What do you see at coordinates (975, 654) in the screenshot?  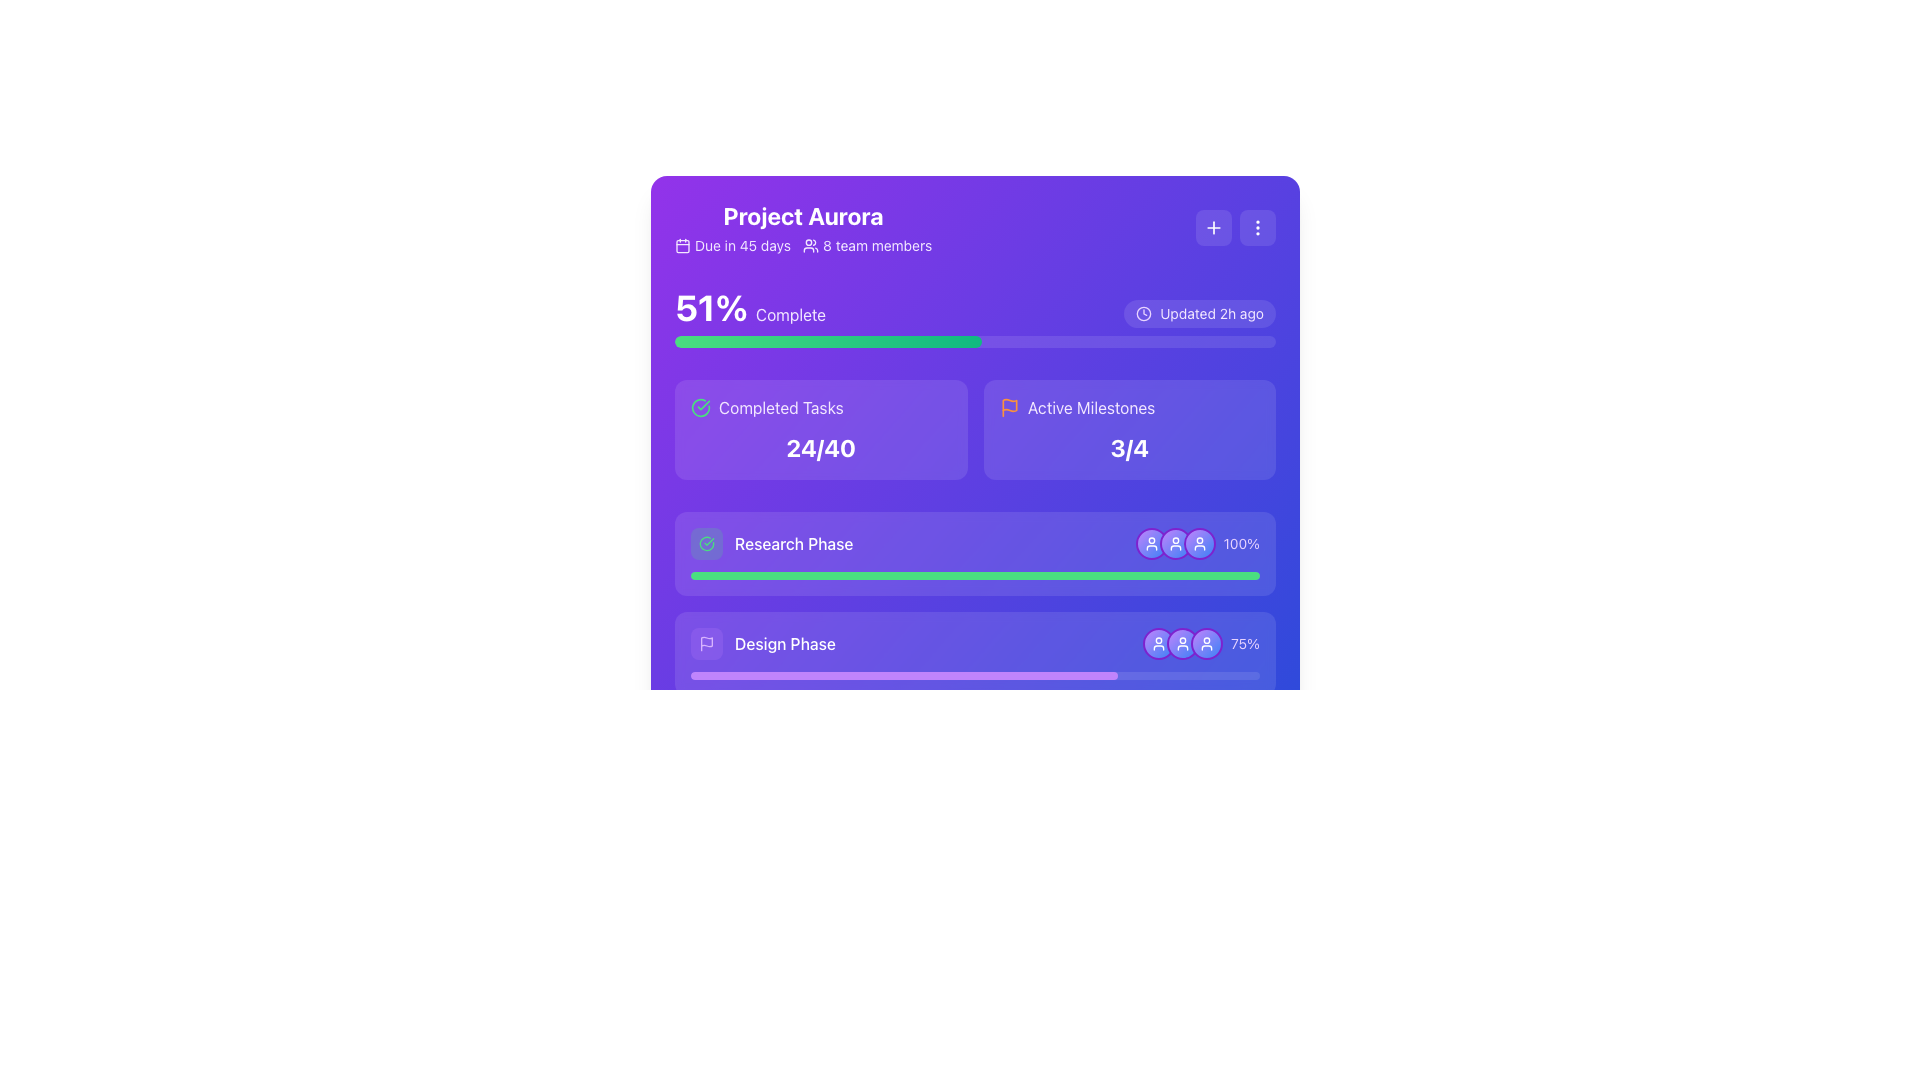 I see `the progress card UI component displaying the 'Design Phase' progress information, which is the second item in the vertical list of progress cards` at bounding box center [975, 654].